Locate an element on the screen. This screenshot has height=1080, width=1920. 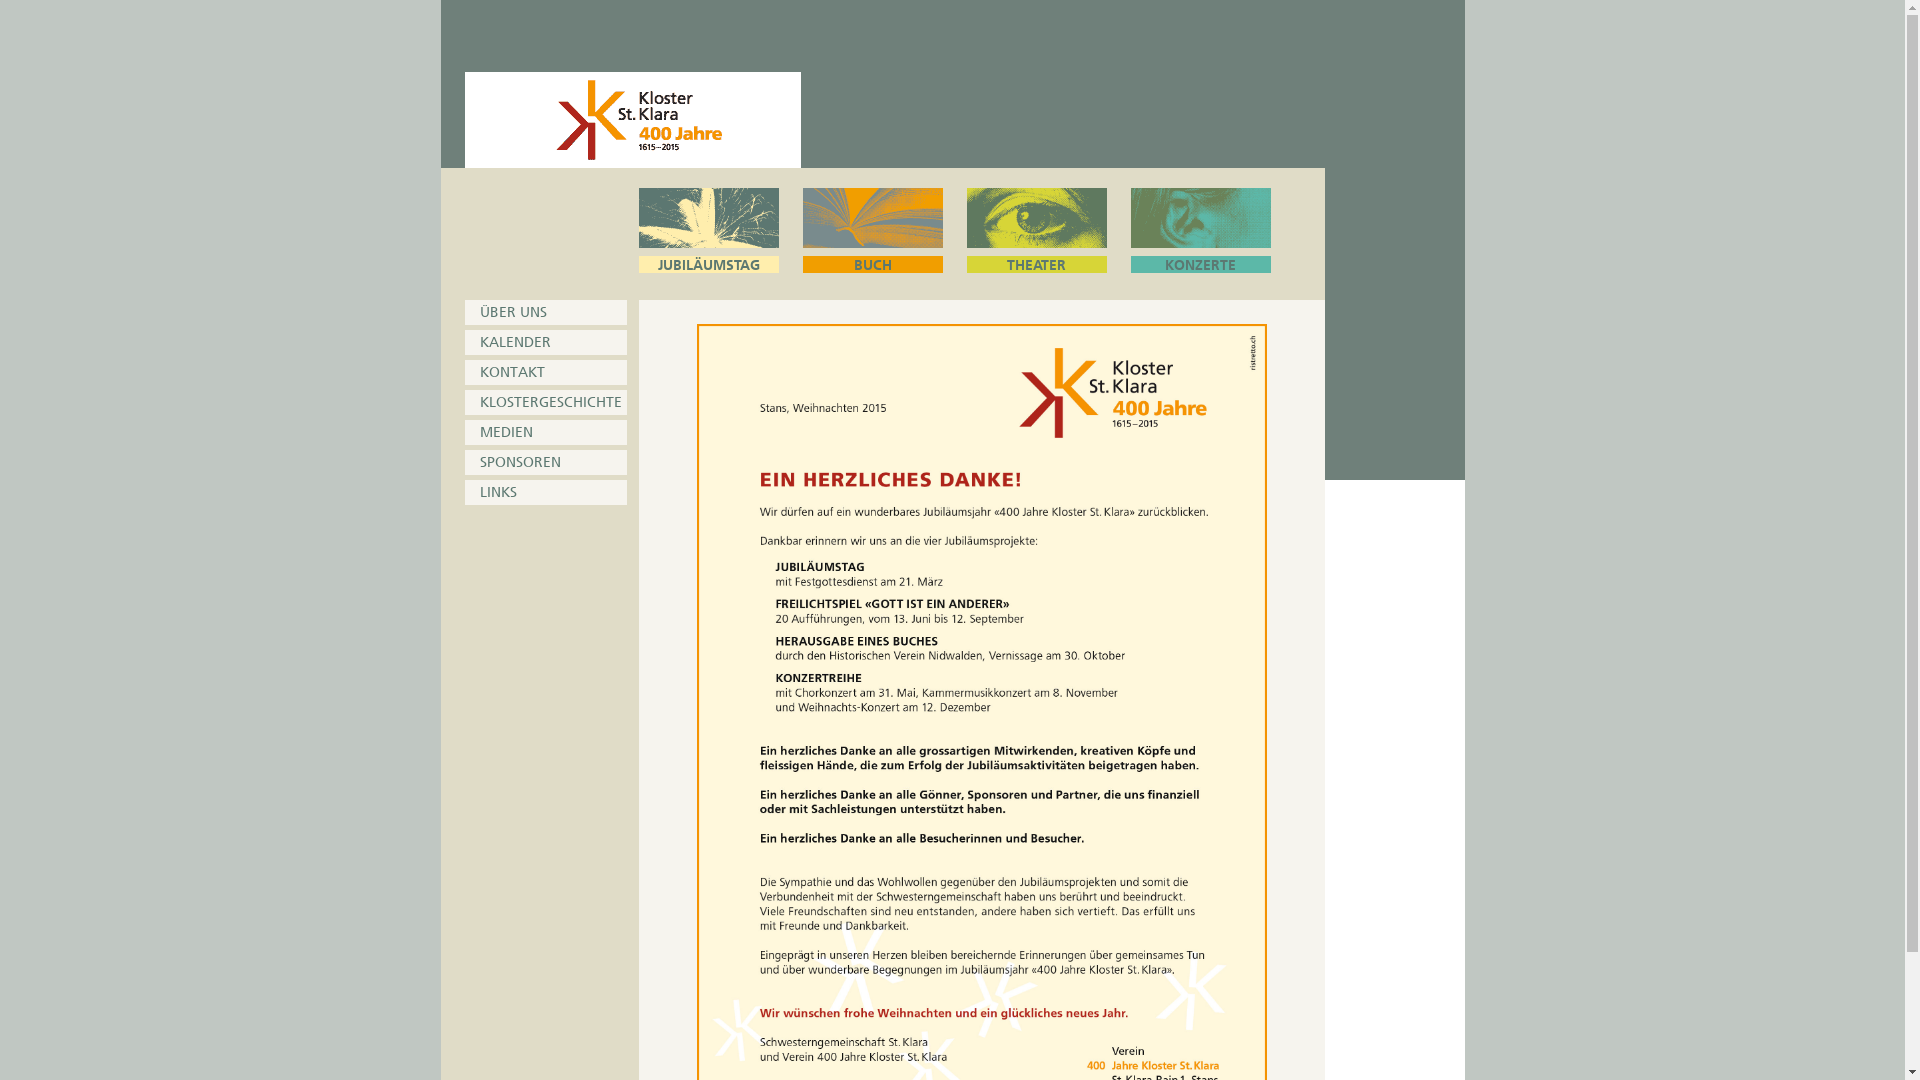
'KALENDER' is located at coordinates (545, 341).